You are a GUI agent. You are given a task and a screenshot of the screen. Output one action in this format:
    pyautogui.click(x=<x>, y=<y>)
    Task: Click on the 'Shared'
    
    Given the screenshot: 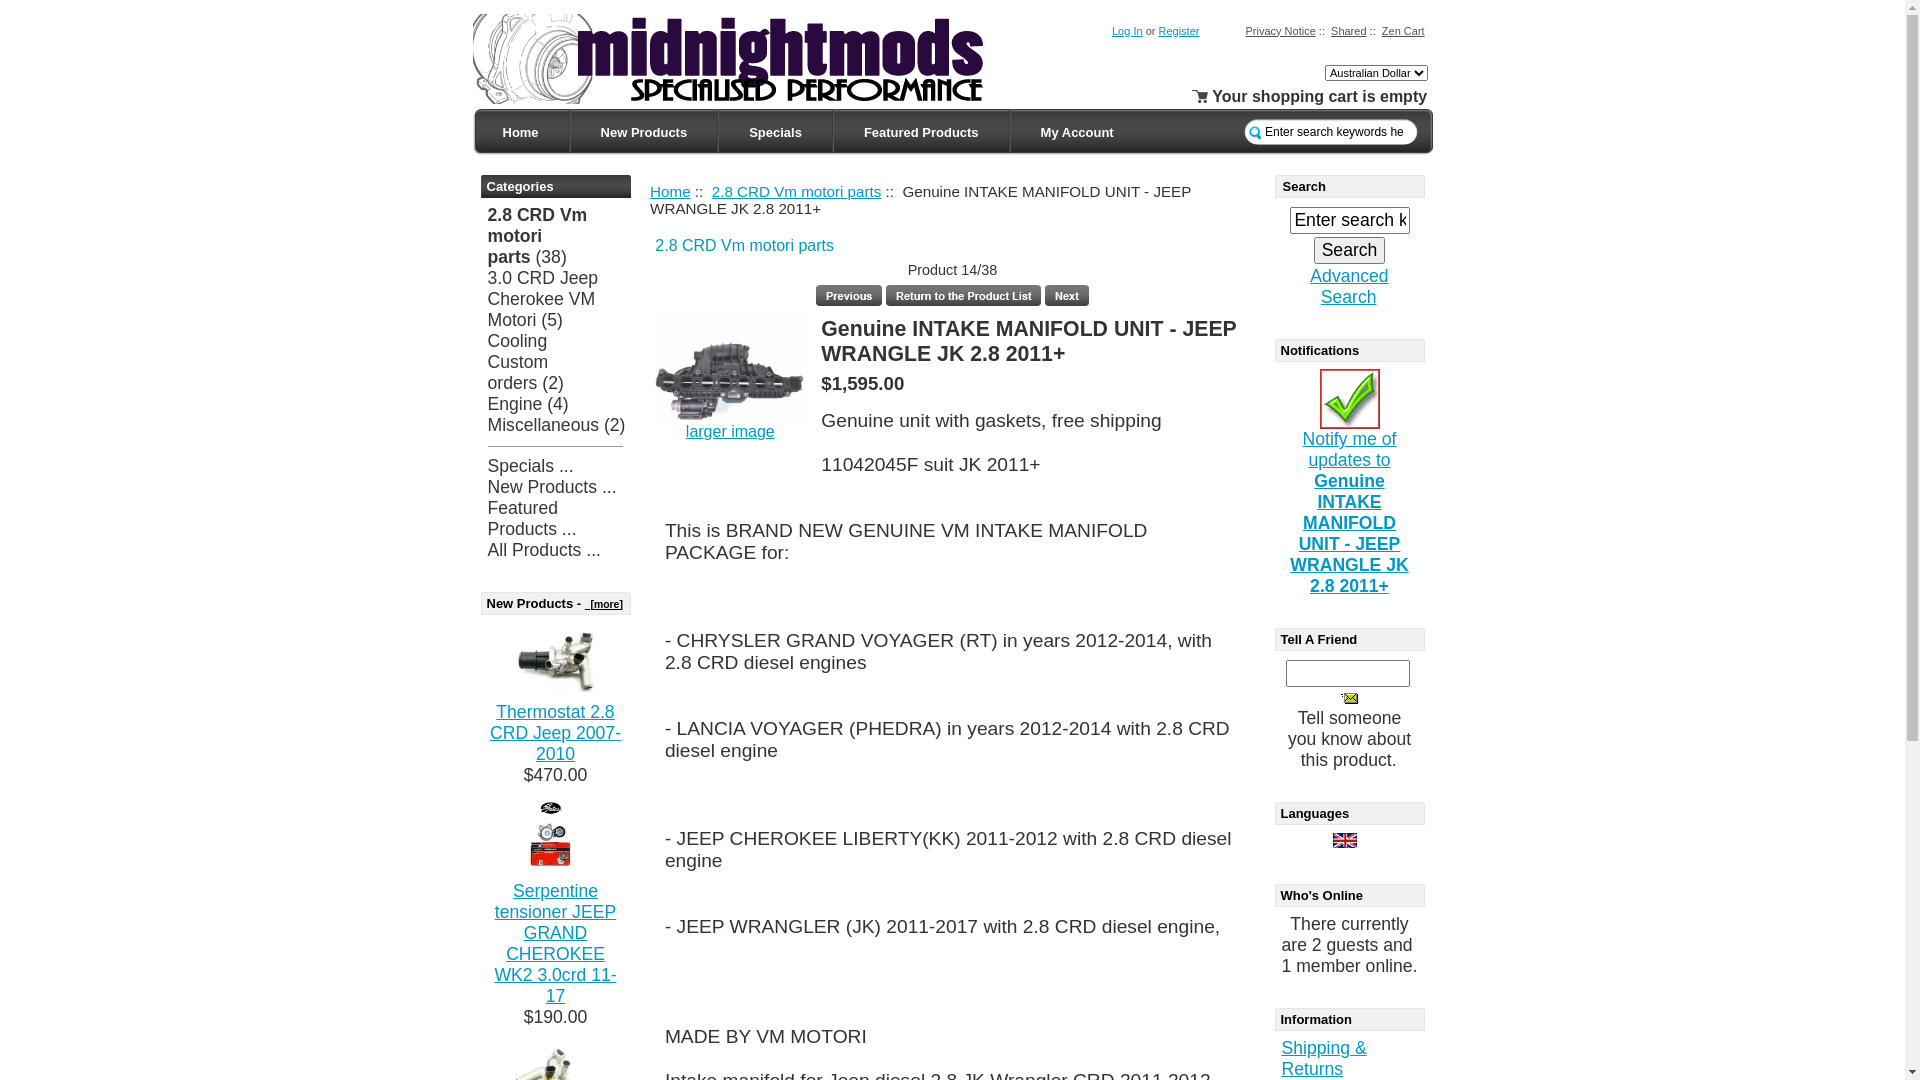 What is the action you would take?
    pyautogui.click(x=1348, y=30)
    